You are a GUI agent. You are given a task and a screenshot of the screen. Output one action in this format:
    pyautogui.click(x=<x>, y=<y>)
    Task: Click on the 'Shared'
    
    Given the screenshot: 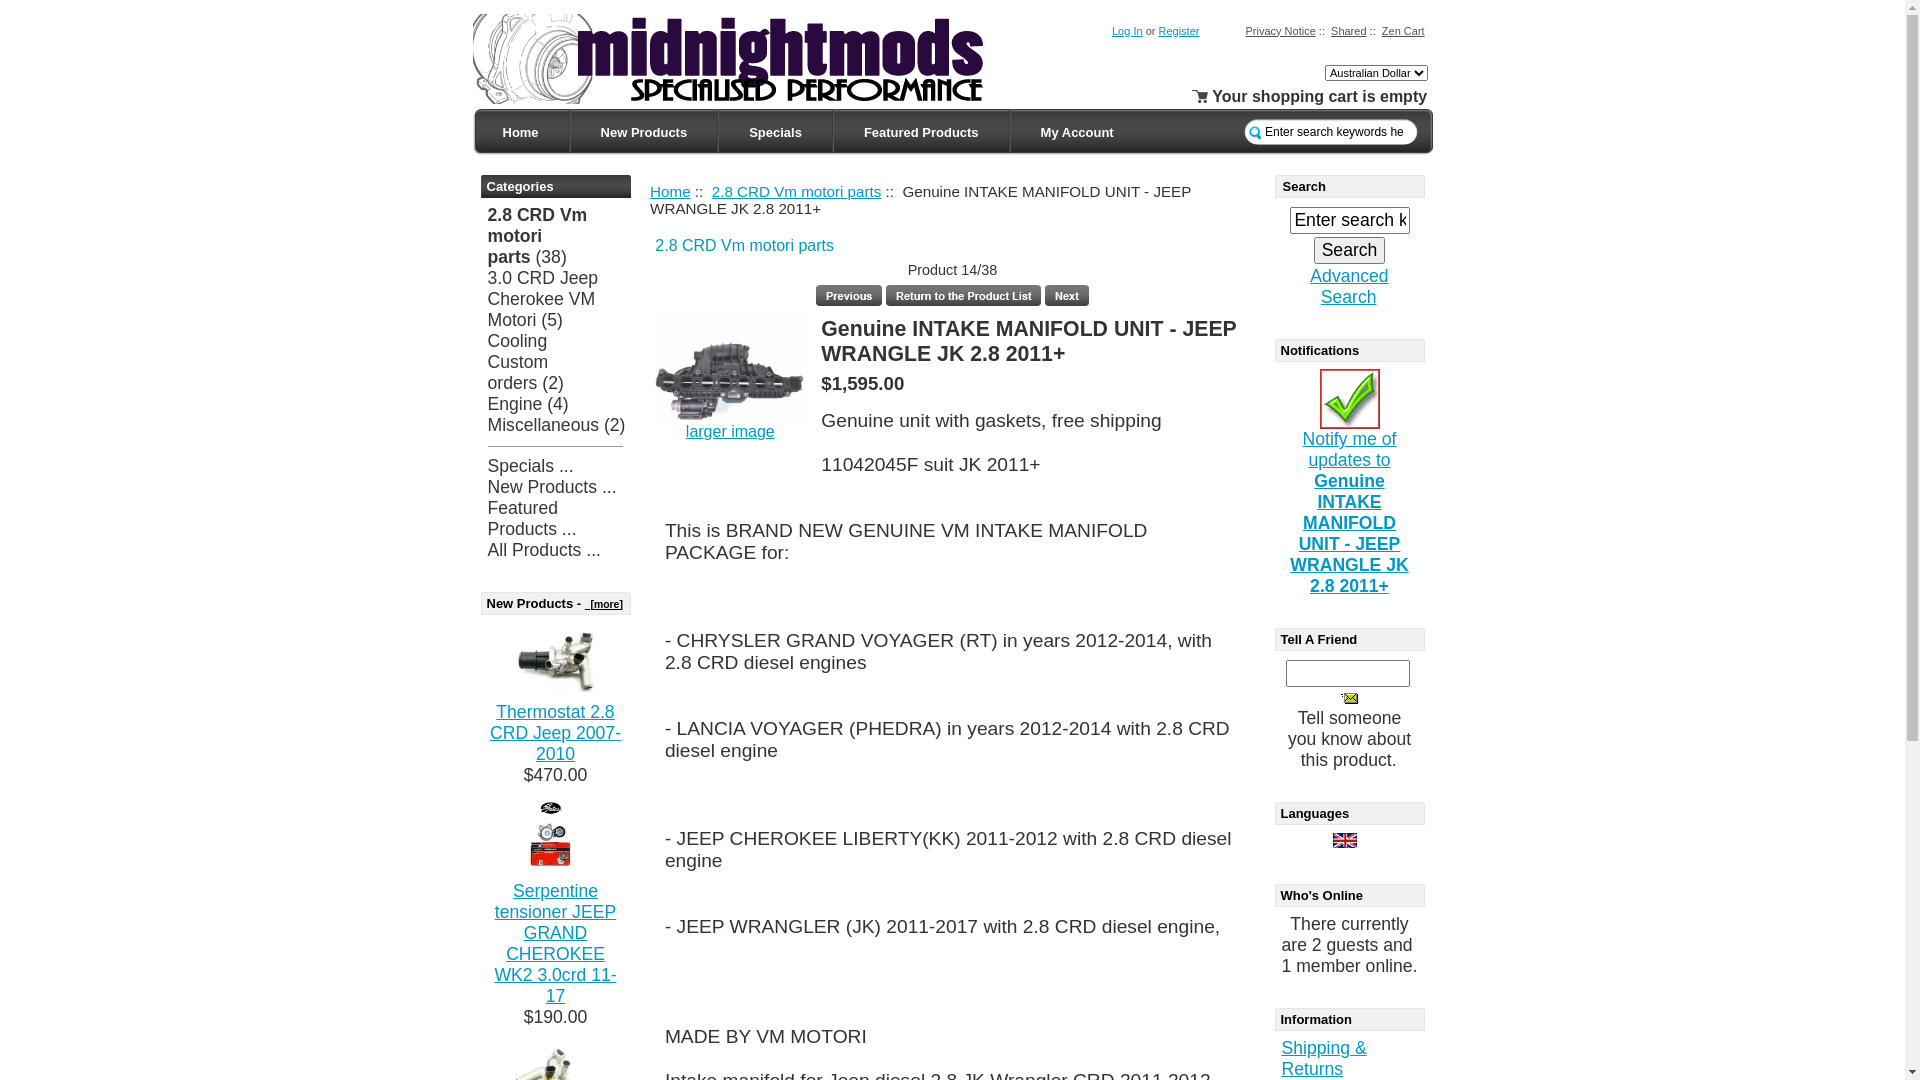 What is the action you would take?
    pyautogui.click(x=1348, y=30)
    